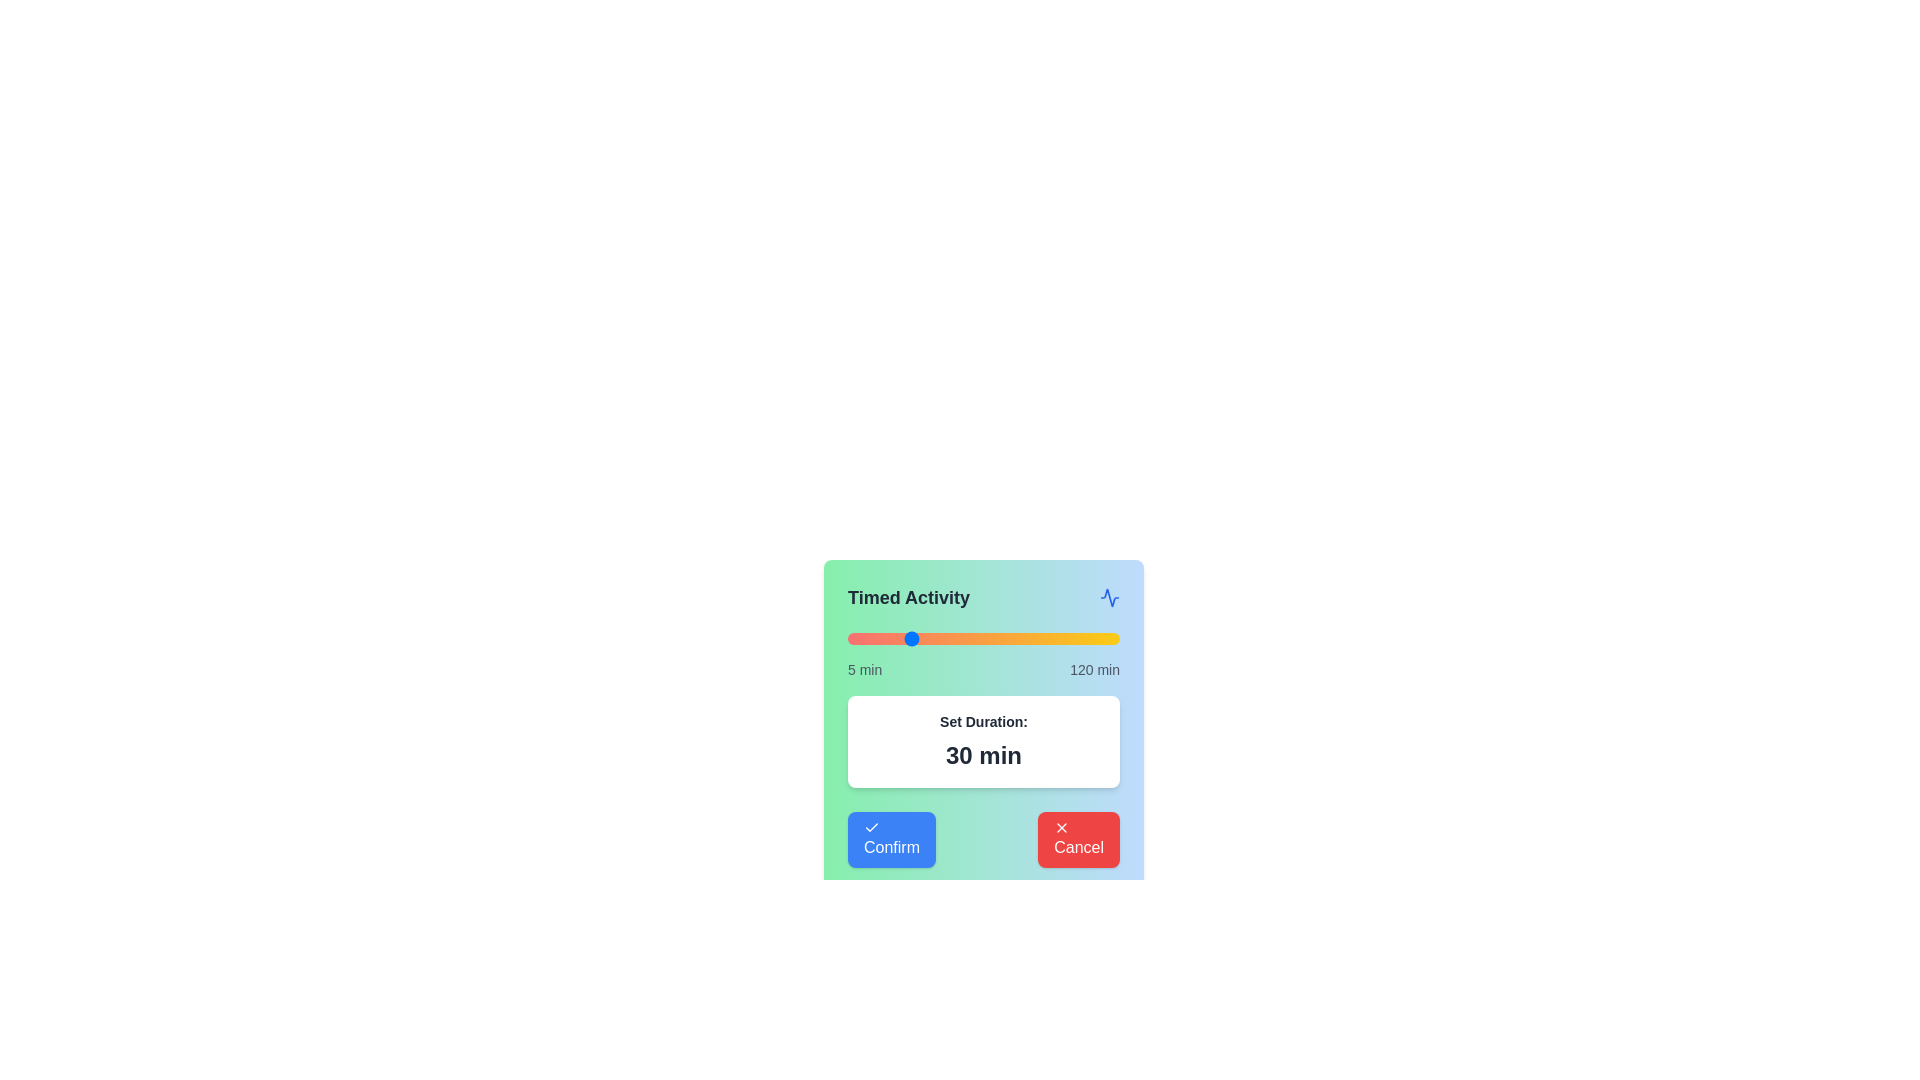 This screenshot has width=1920, height=1080. What do you see at coordinates (1078, 840) in the screenshot?
I see `the Cancel button to discard changes` at bounding box center [1078, 840].